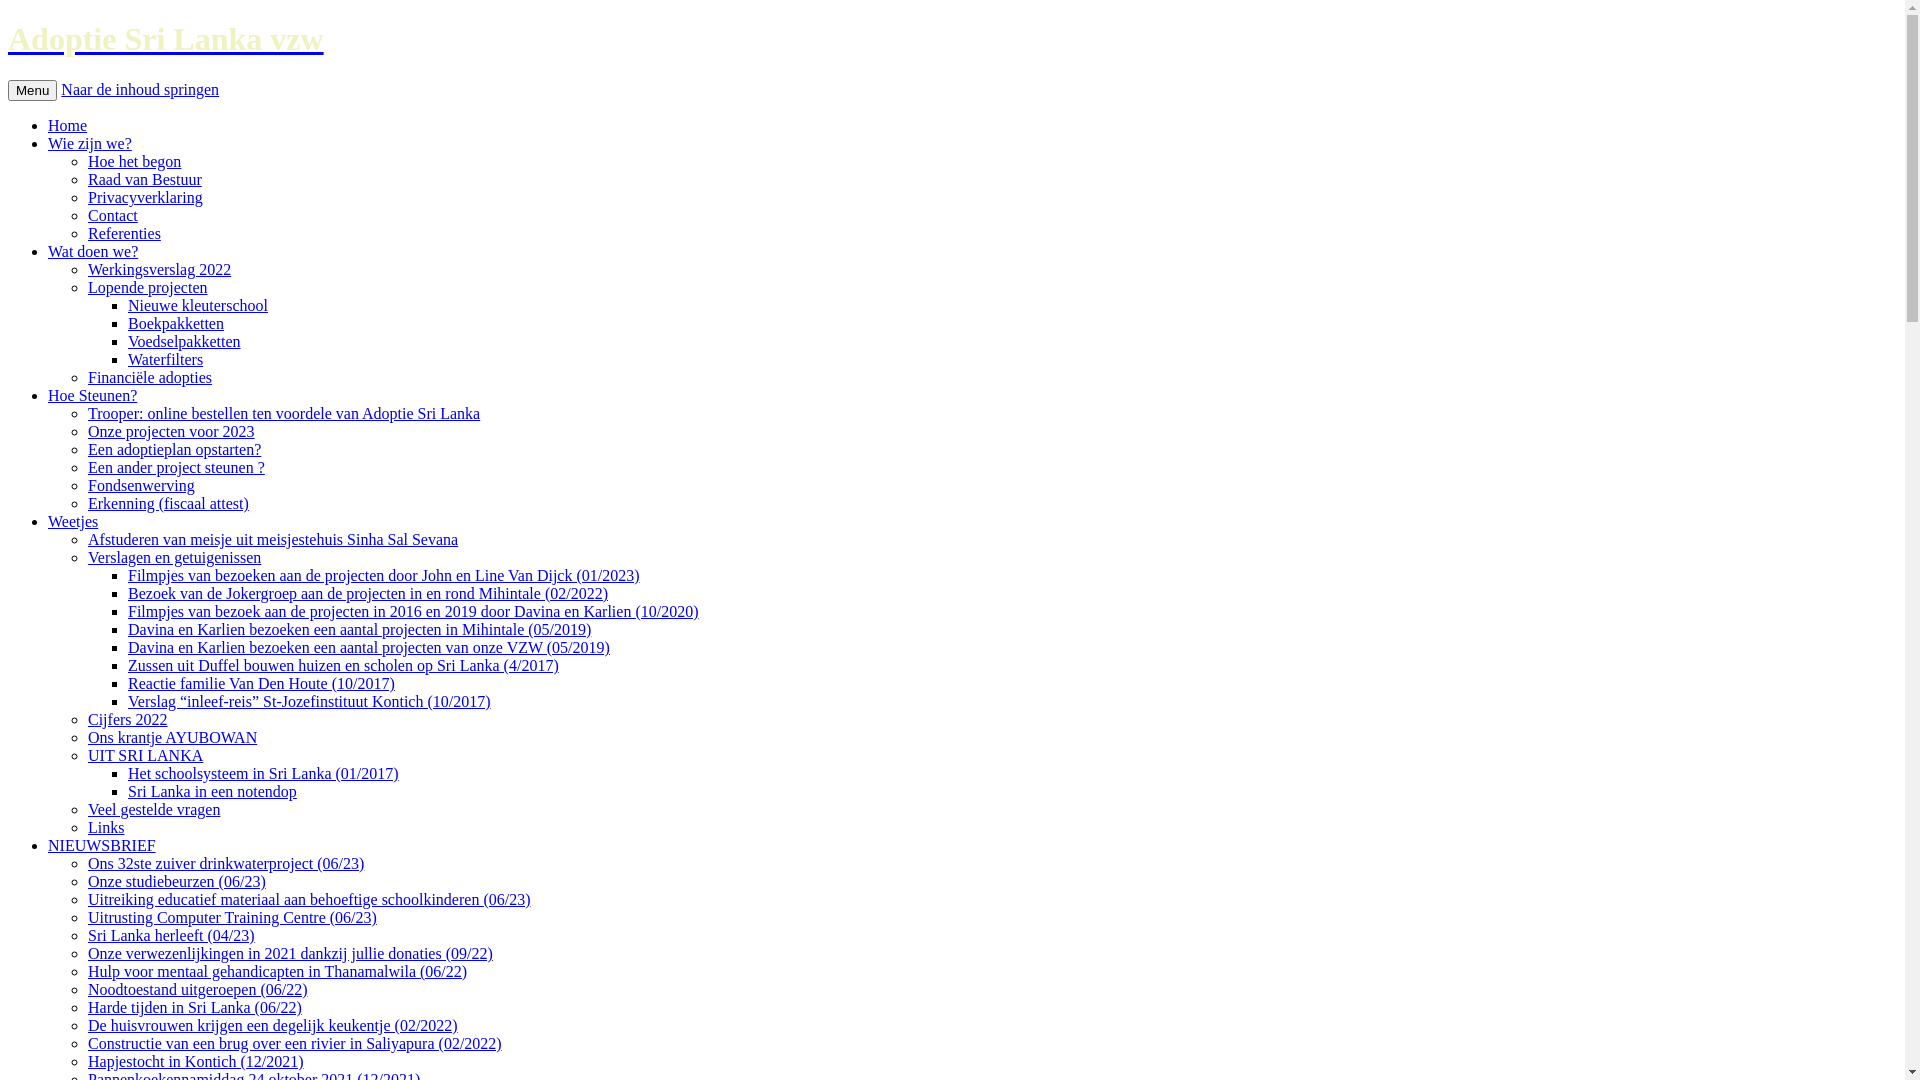 This screenshot has height=1080, width=1920. Describe the element at coordinates (100, 845) in the screenshot. I see `'NIEUWSBRIEF'` at that location.